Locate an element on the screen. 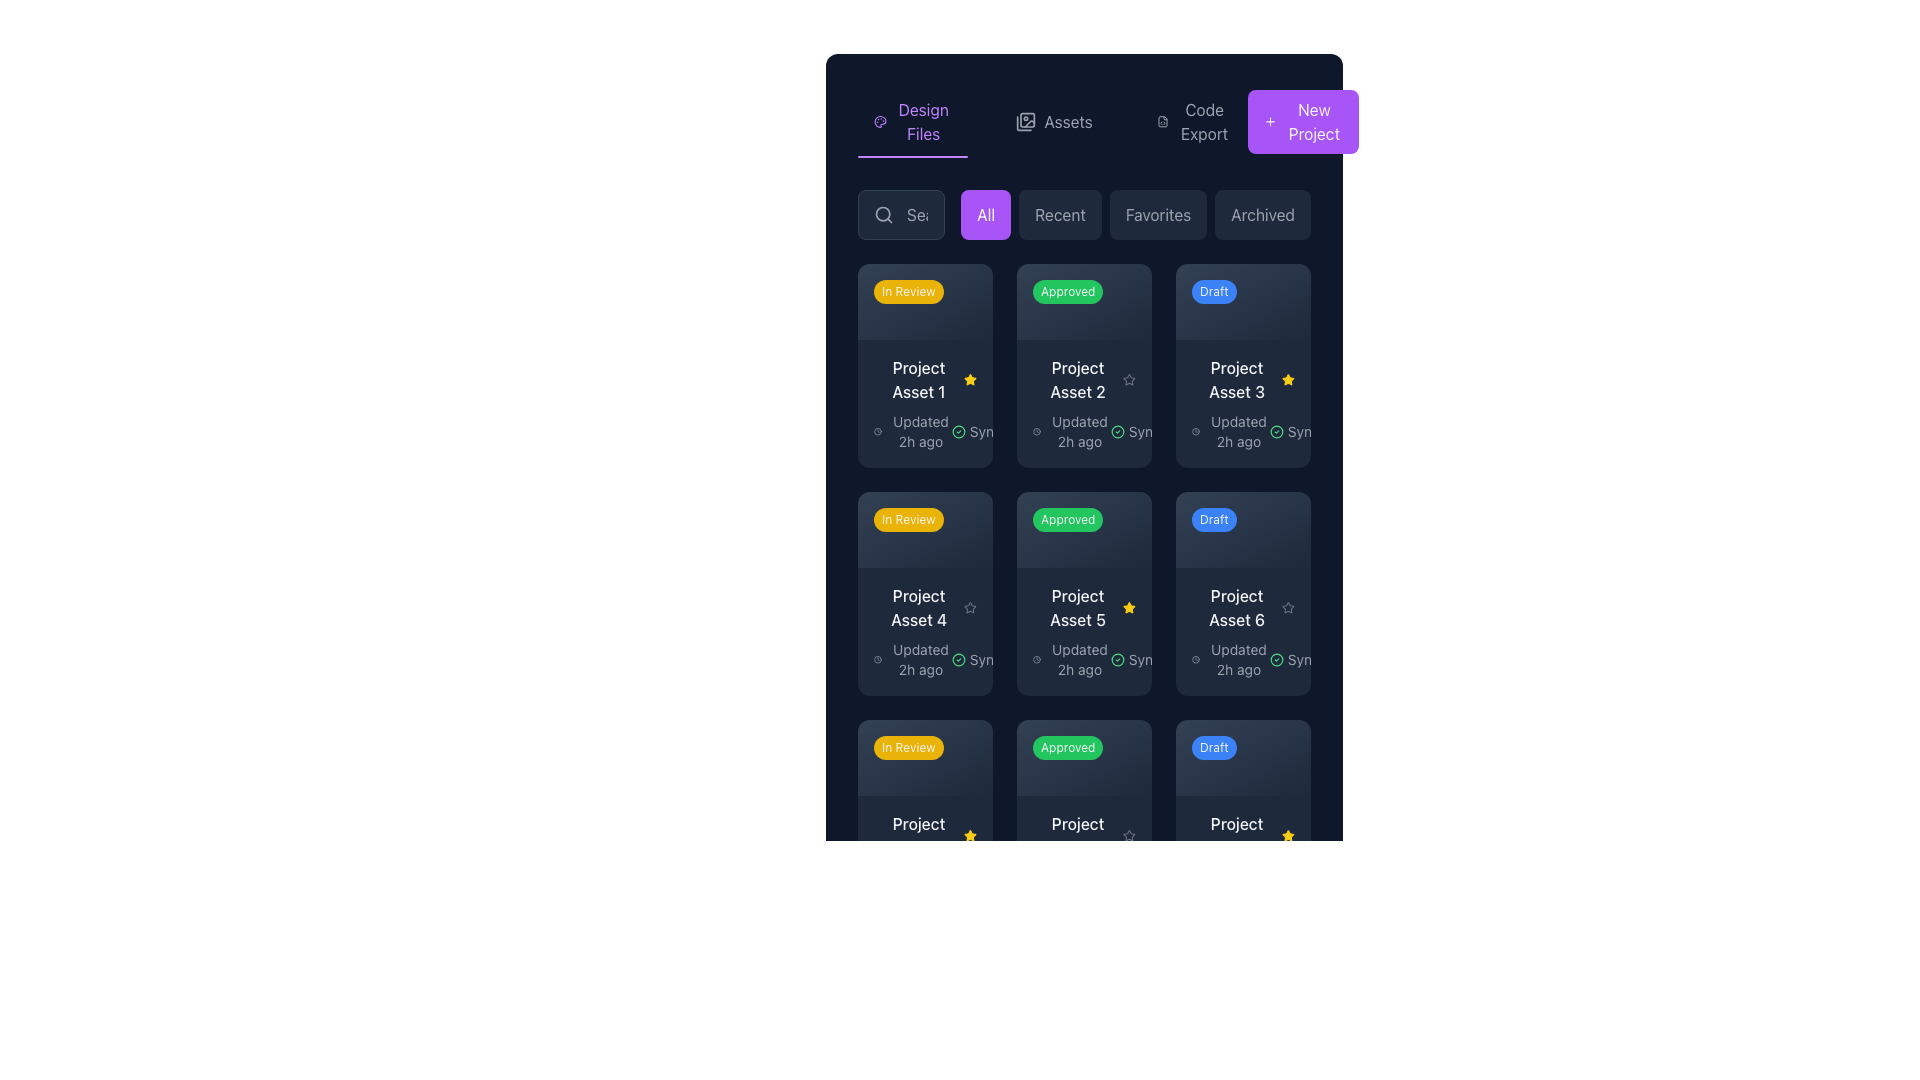  the star-shaped icon next to the text label 'Project Asset 2' is located at coordinates (1129, 379).